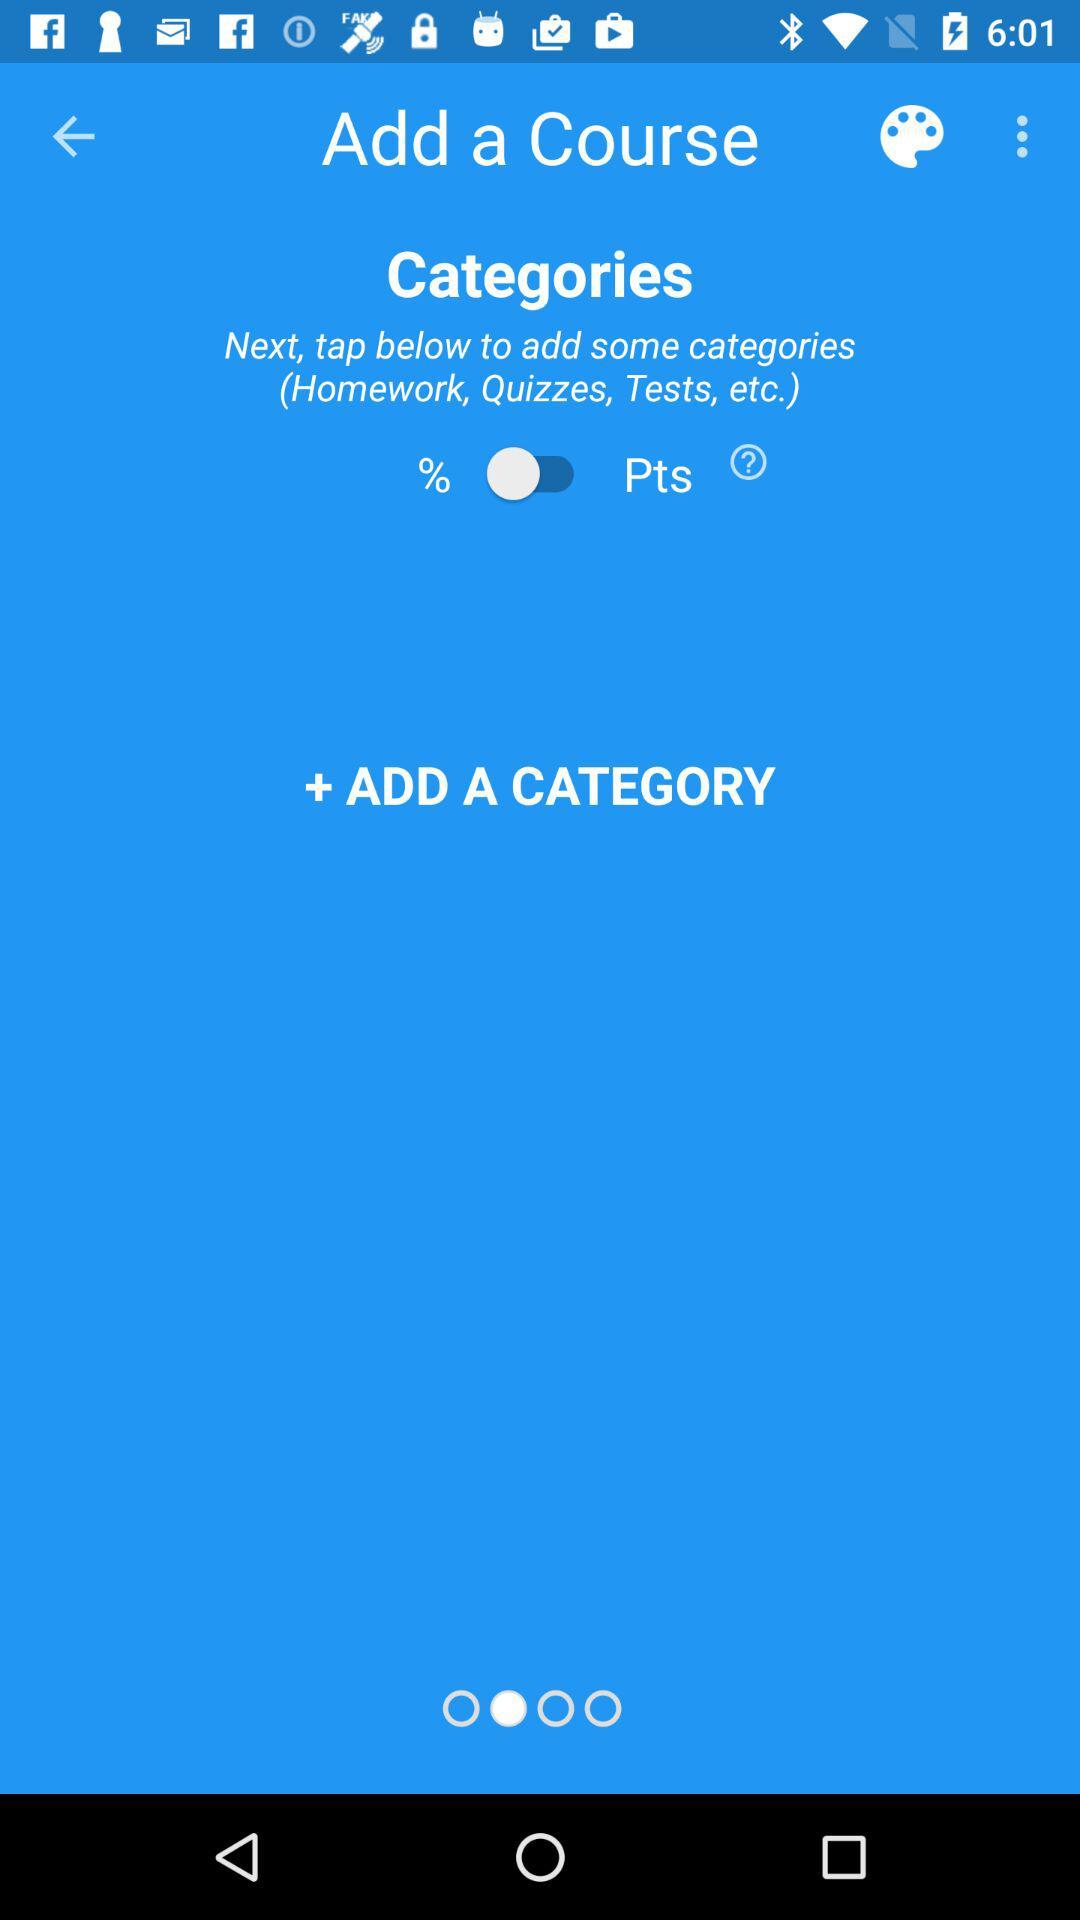  I want to click on the item to the right of pts item, so click(748, 460).